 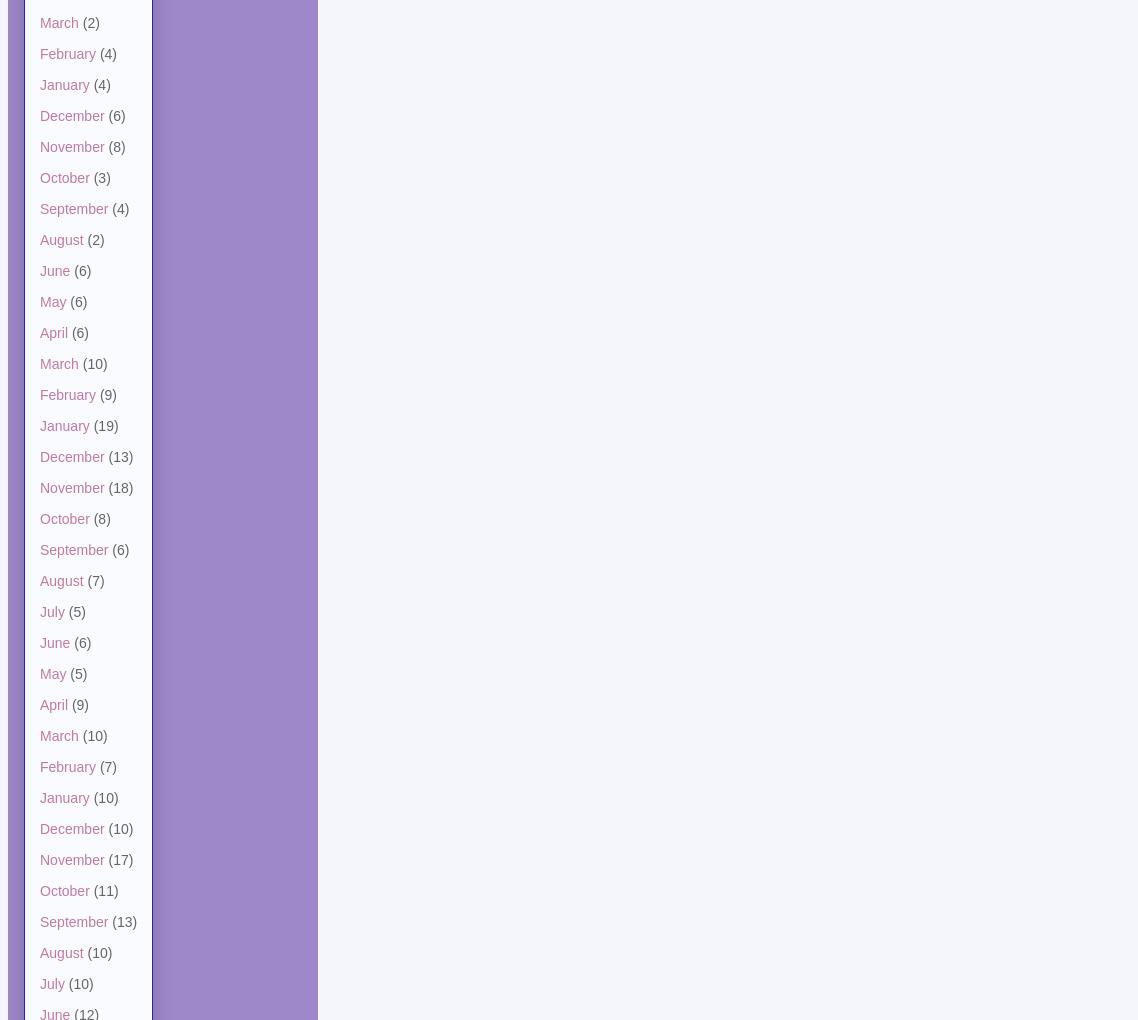 I want to click on '(18)', so click(x=118, y=487).